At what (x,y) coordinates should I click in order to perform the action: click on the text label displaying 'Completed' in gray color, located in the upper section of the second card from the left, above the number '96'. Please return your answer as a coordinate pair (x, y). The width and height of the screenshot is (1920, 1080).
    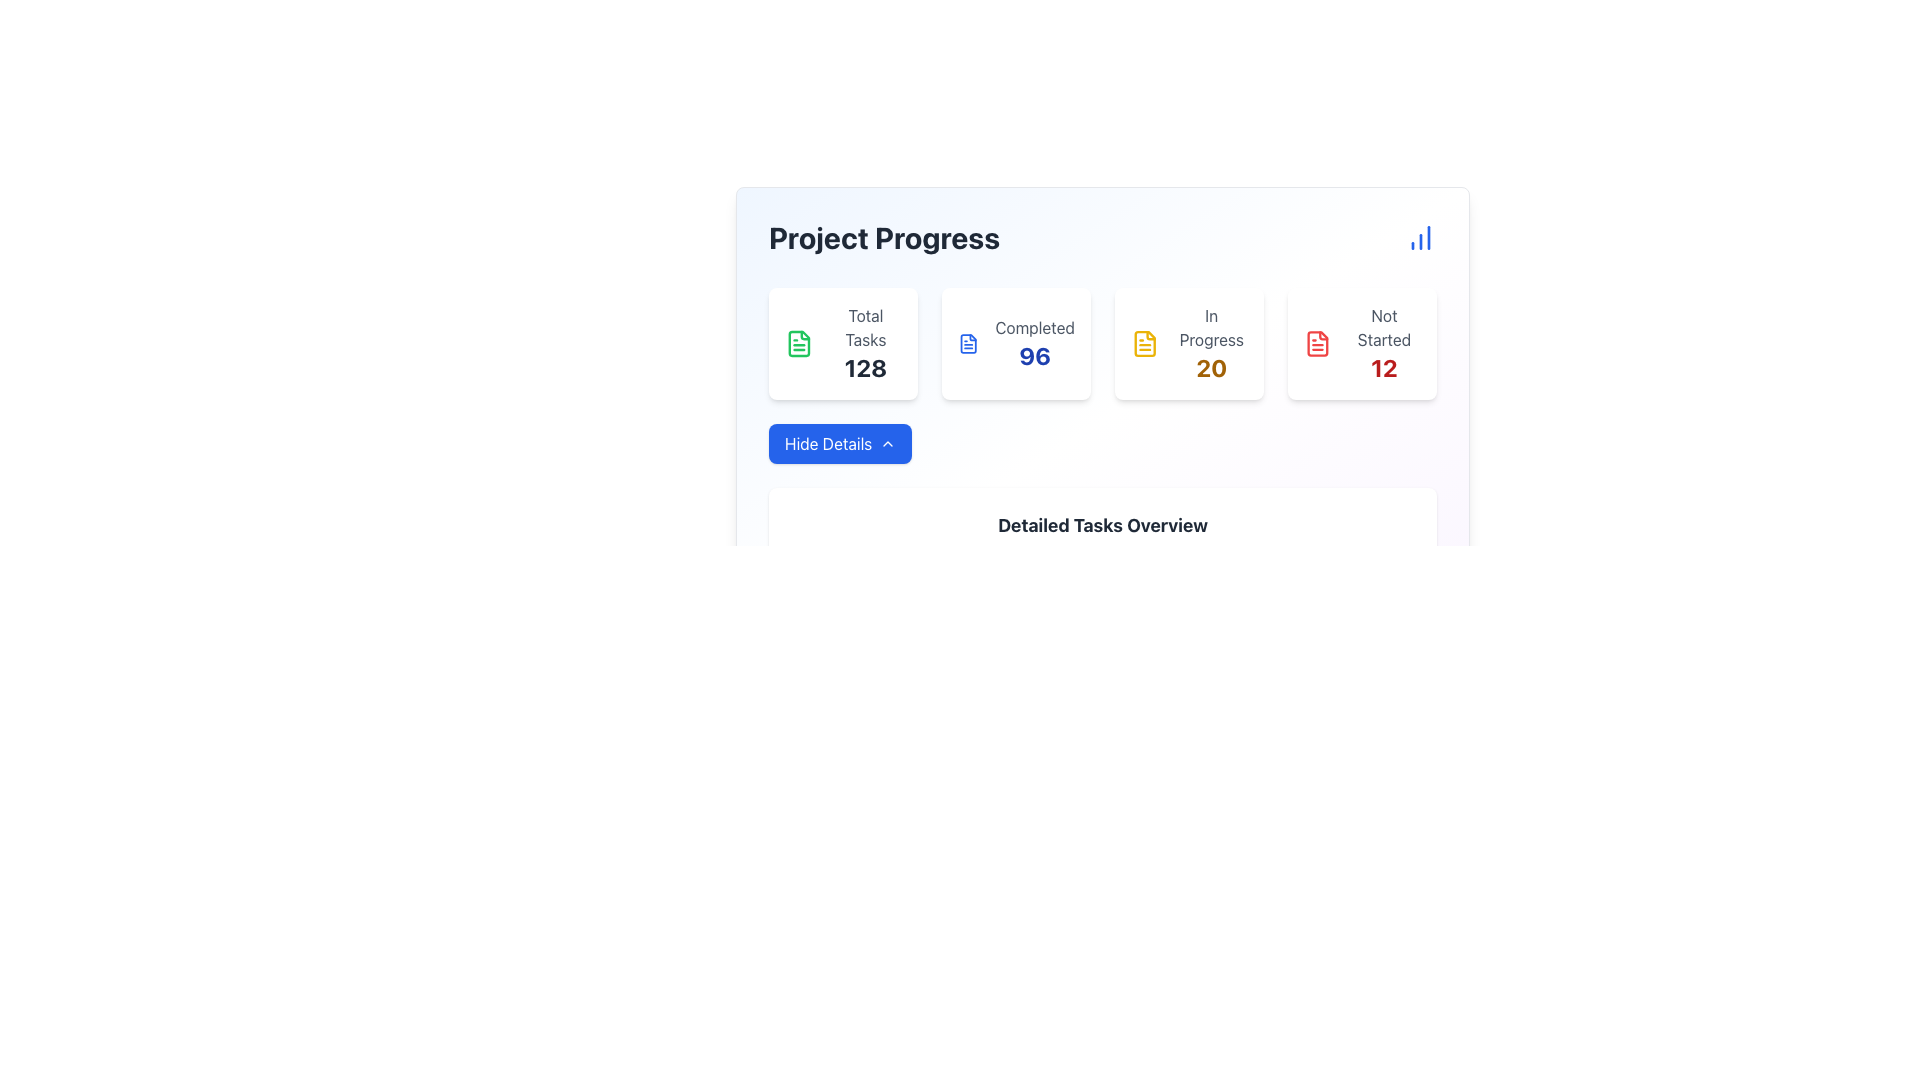
    Looking at the image, I should click on (1035, 326).